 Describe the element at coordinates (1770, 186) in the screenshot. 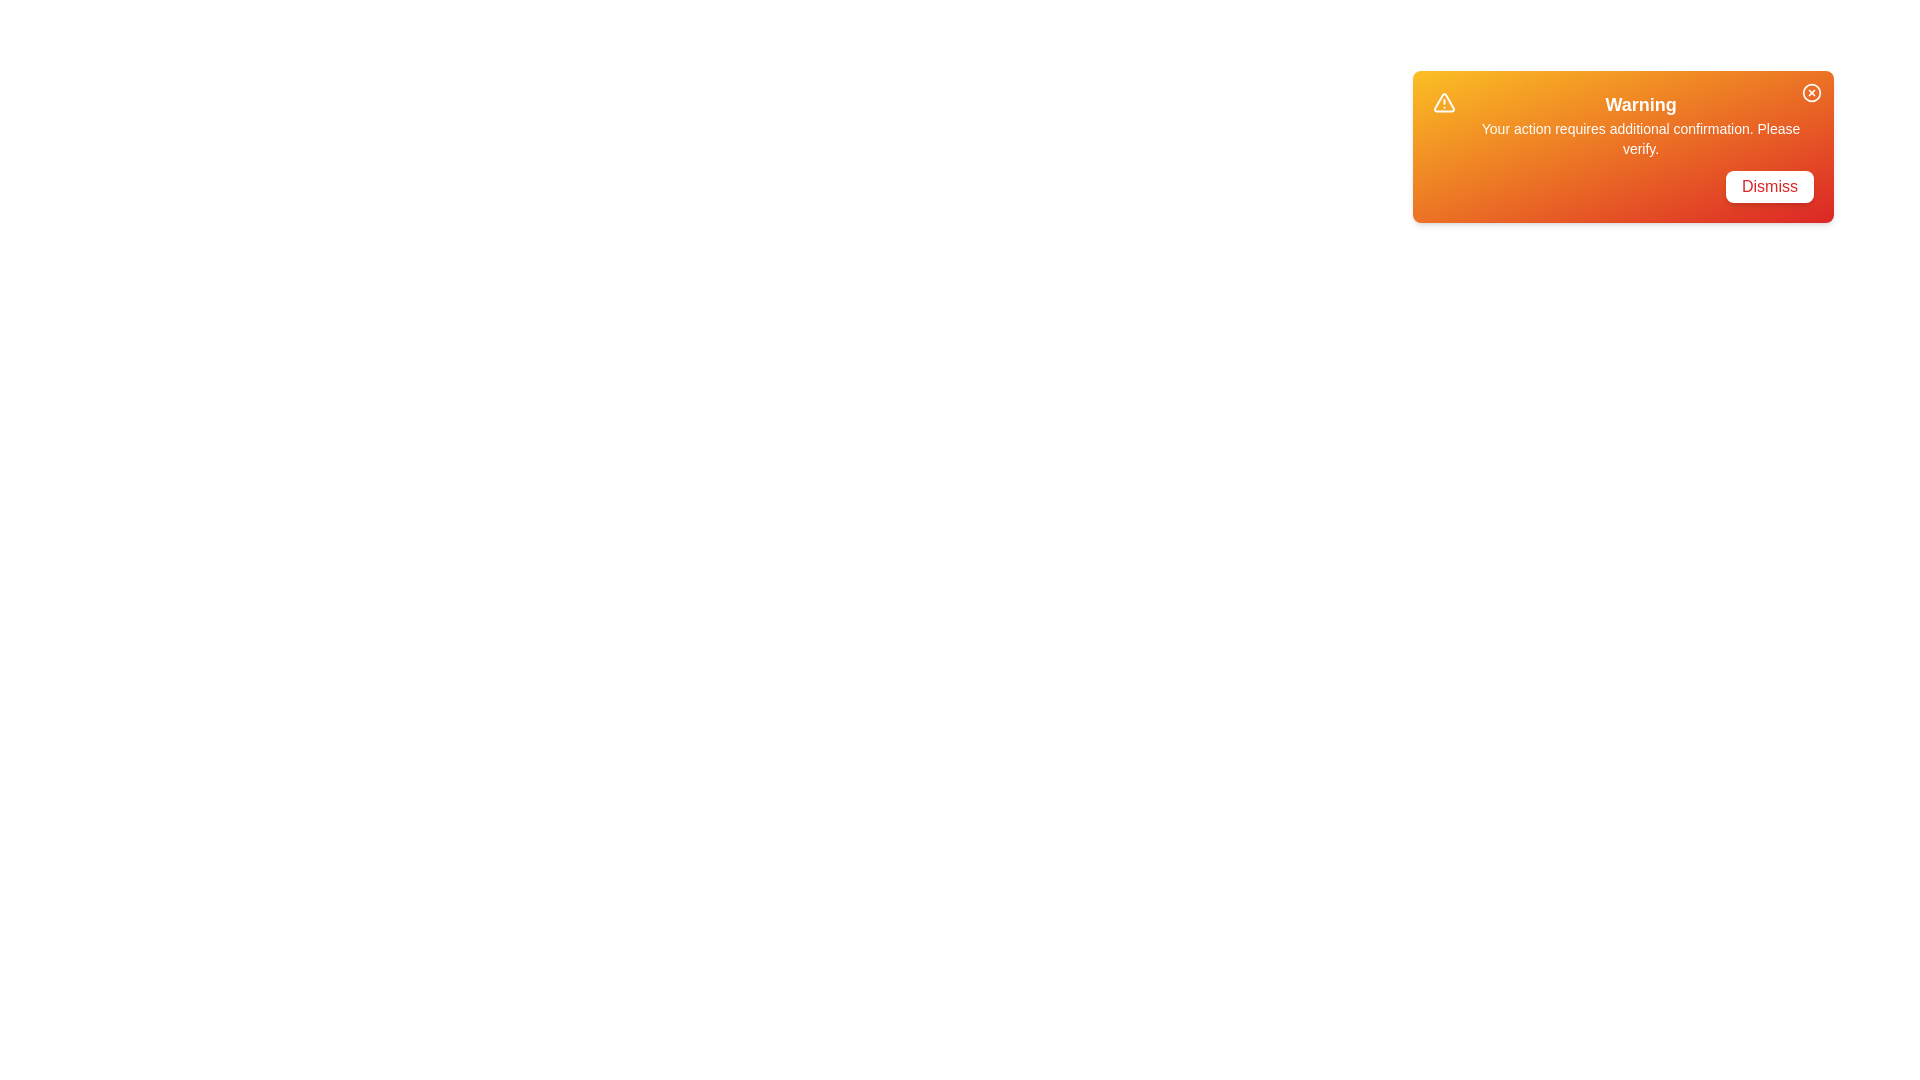

I see `the 'Dismiss' button to dismiss the snackbar` at that location.